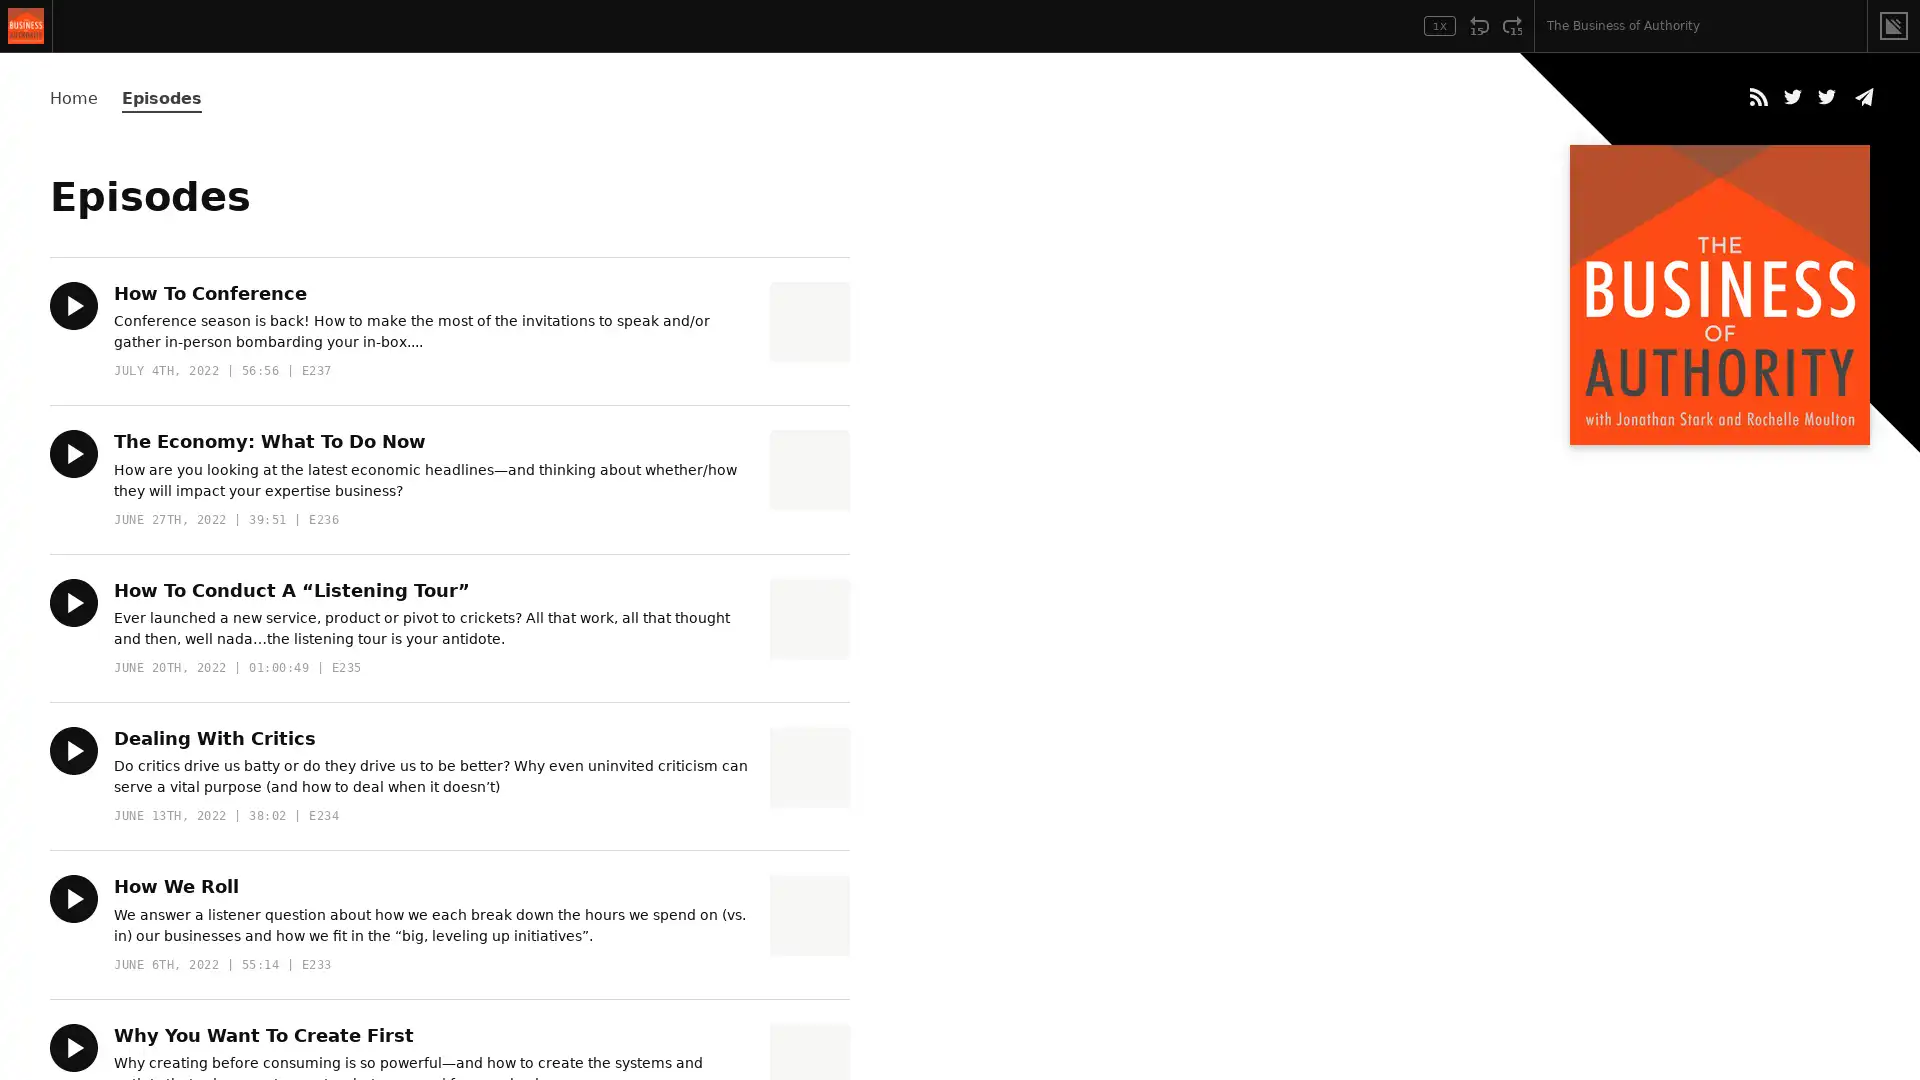  Describe the element at coordinates (1382, 26) in the screenshot. I see `Open Player Settings` at that location.